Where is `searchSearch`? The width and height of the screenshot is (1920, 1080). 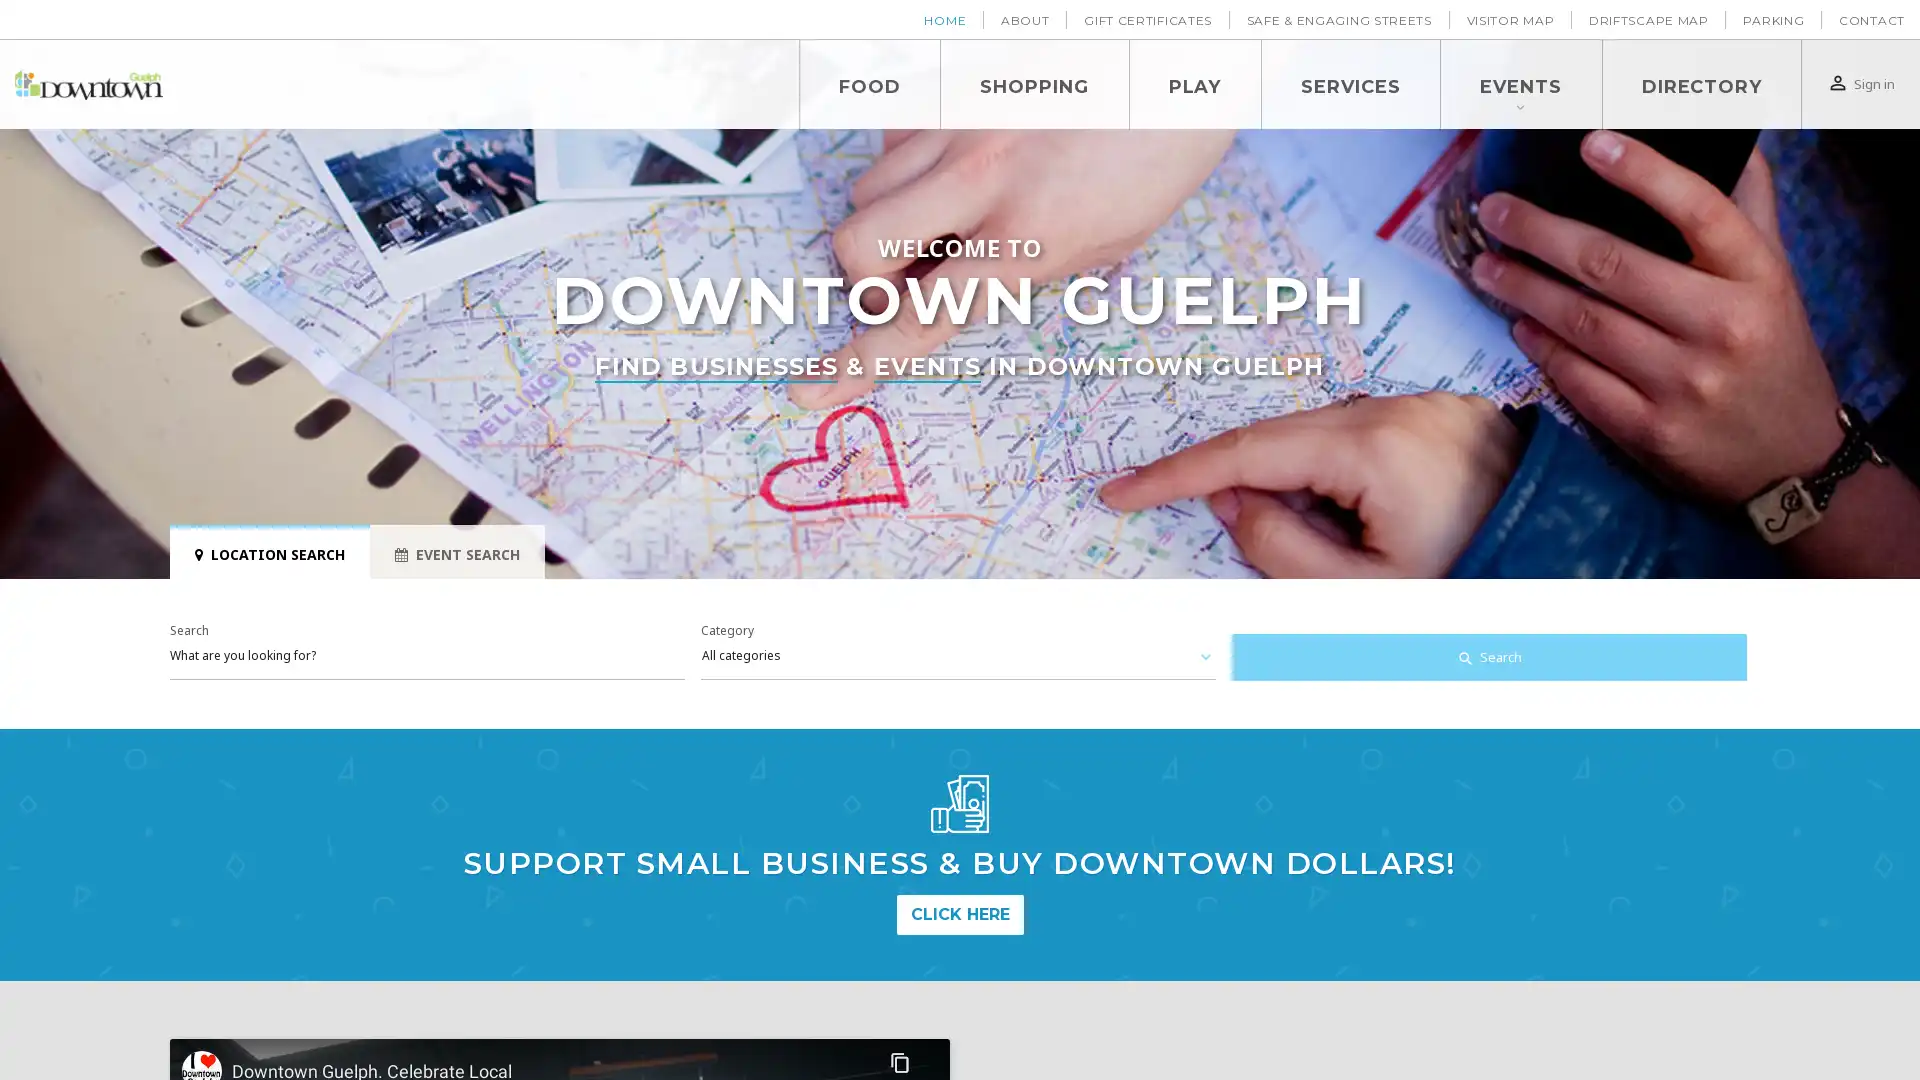 searchSearch is located at coordinates (1488, 658).